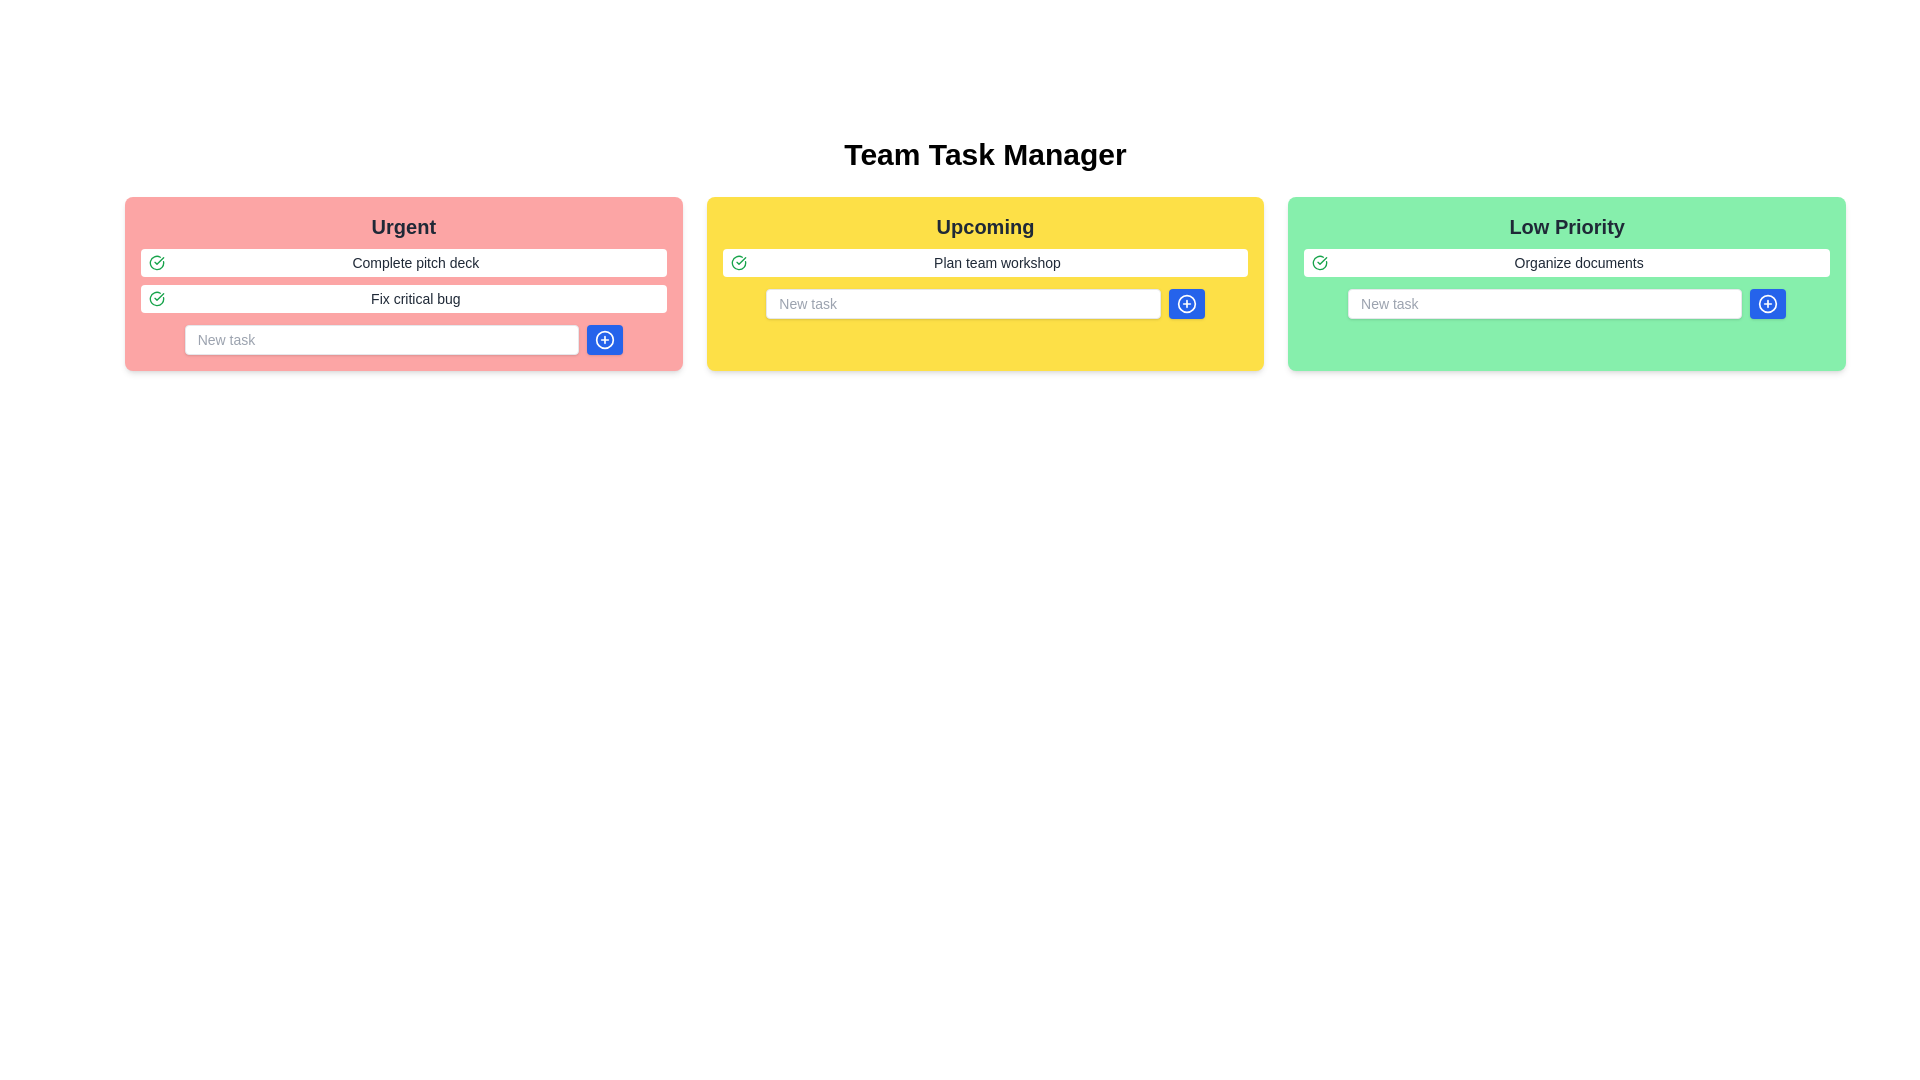 This screenshot has width=1920, height=1080. Describe the element at coordinates (402, 261) in the screenshot. I see `the first task item in the red 'Urgent' task list, which displays a green checkmark icon and the text 'Complete pitch deck'` at that location.